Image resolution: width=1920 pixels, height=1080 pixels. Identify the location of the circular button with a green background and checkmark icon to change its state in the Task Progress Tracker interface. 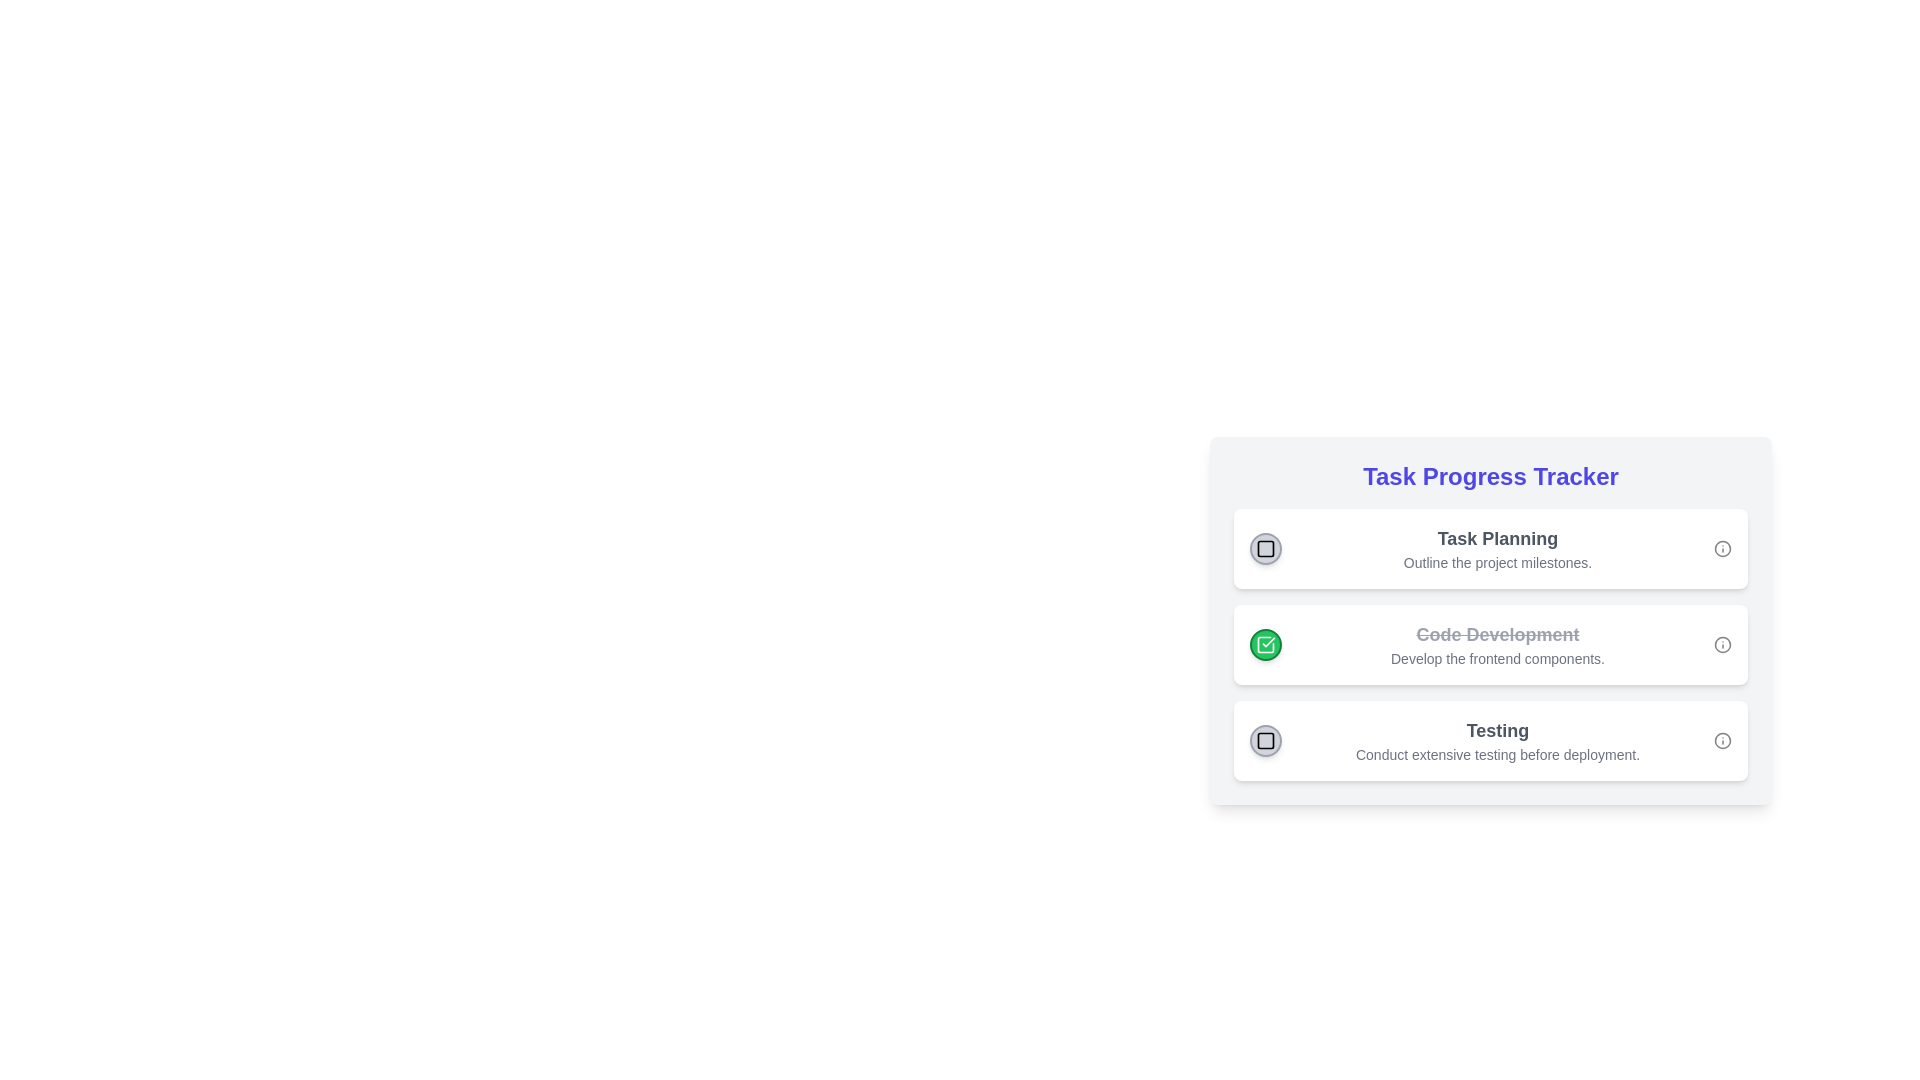
(1265, 644).